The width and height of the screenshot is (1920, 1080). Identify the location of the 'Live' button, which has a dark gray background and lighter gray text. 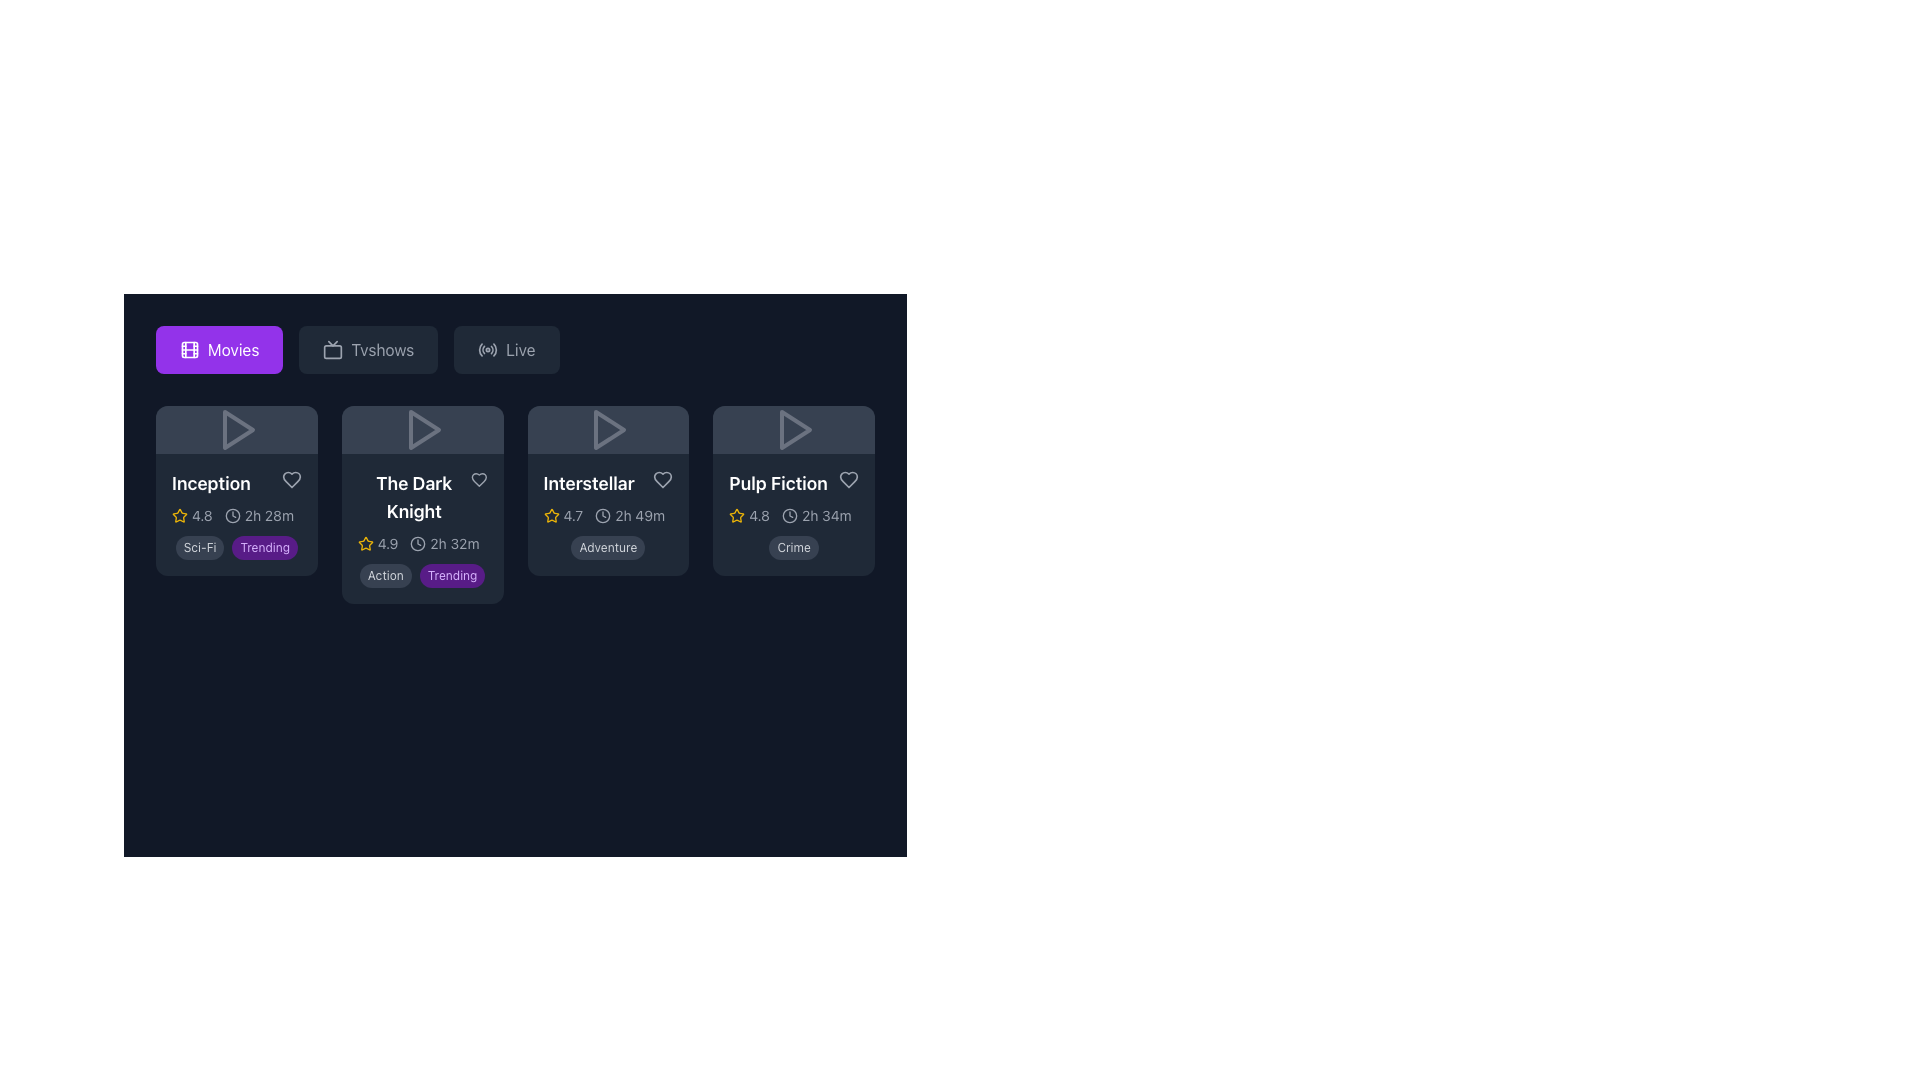
(506, 349).